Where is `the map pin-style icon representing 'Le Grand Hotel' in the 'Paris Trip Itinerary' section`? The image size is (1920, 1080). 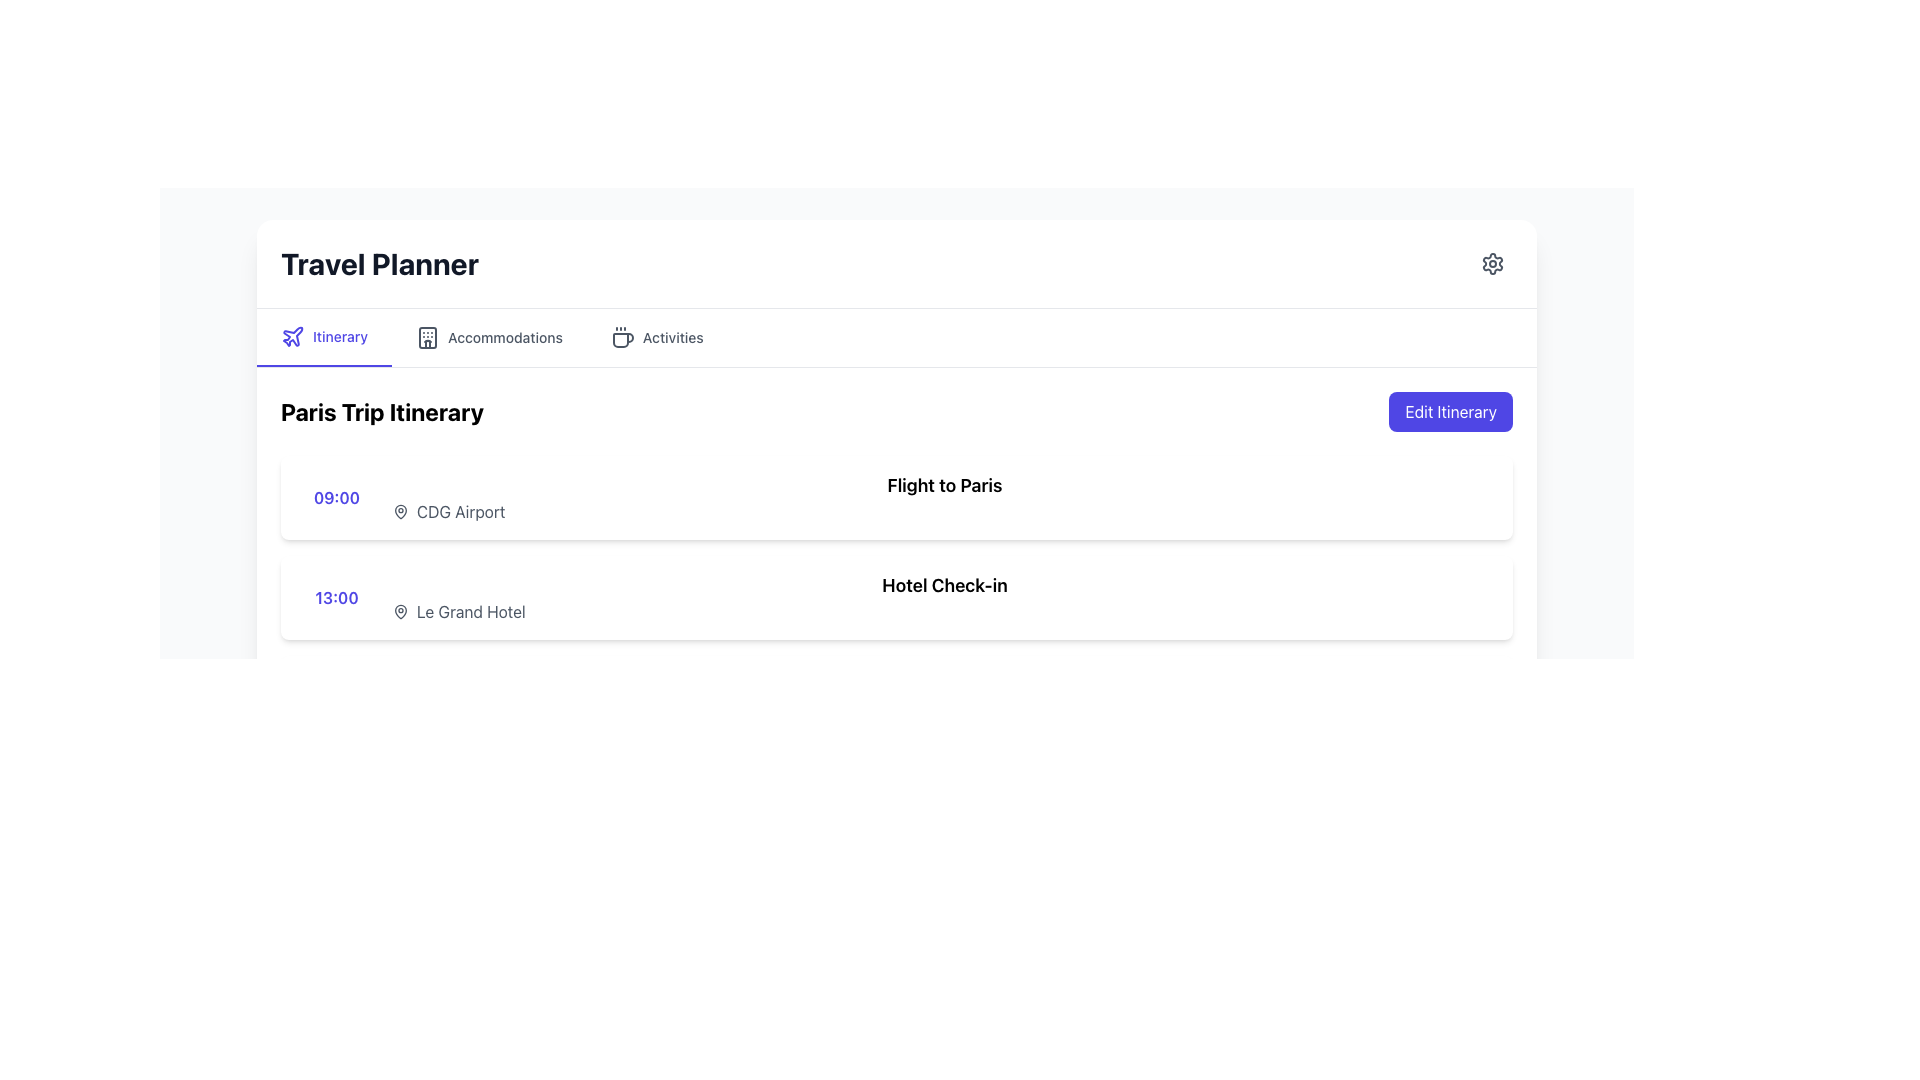 the map pin-style icon representing 'Le Grand Hotel' in the 'Paris Trip Itinerary' section is located at coordinates (400, 609).